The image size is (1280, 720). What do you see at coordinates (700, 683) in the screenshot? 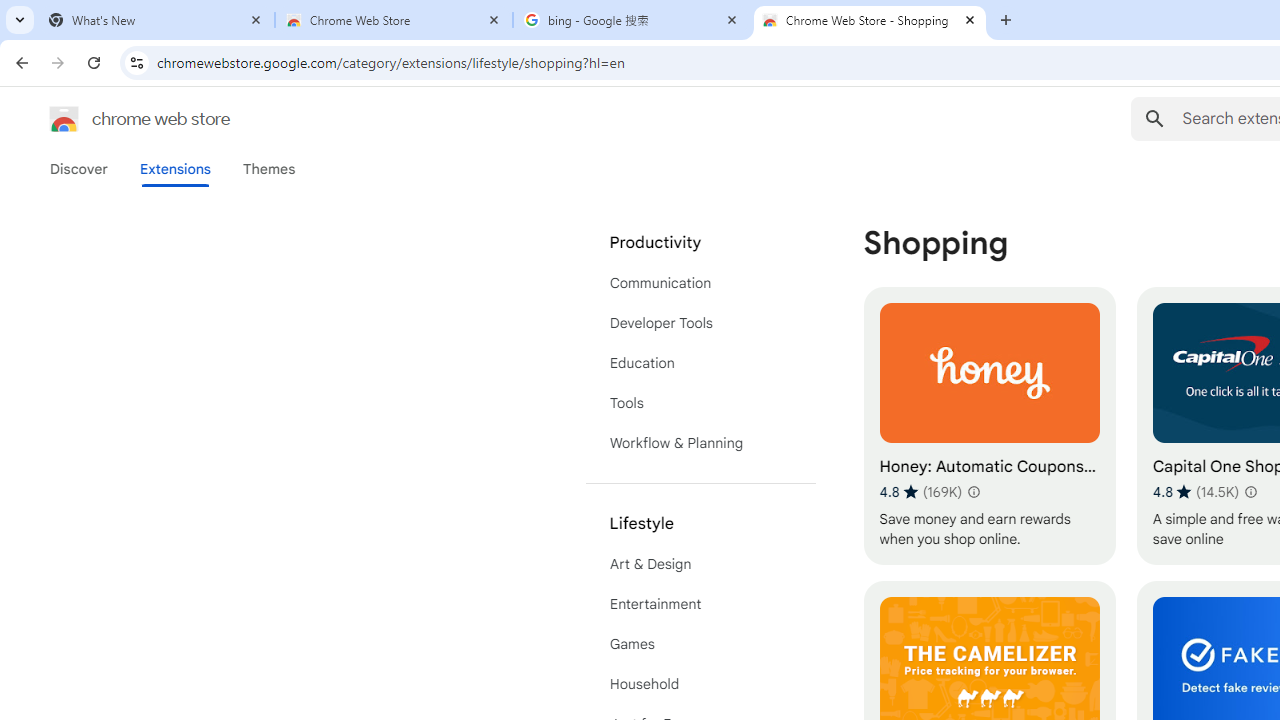
I see `'Household'` at bounding box center [700, 683].